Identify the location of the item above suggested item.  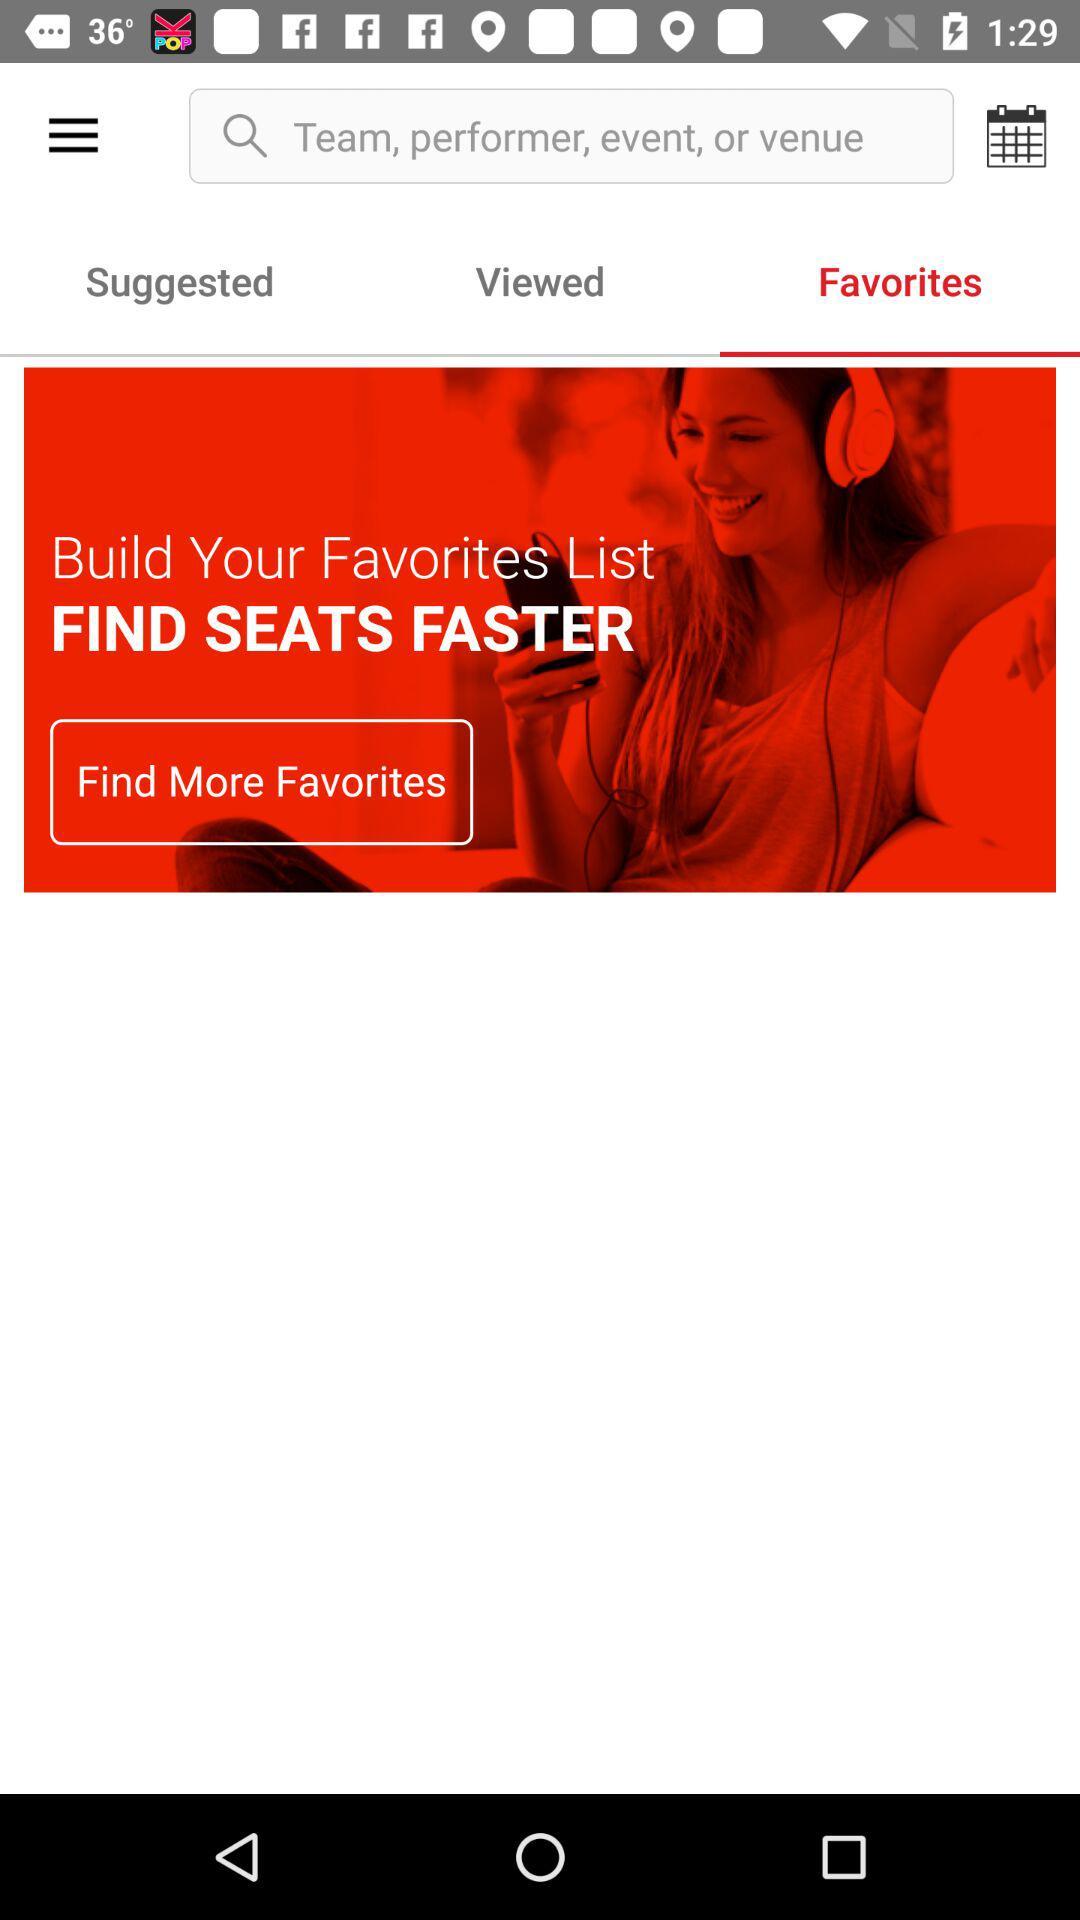
(72, 135).